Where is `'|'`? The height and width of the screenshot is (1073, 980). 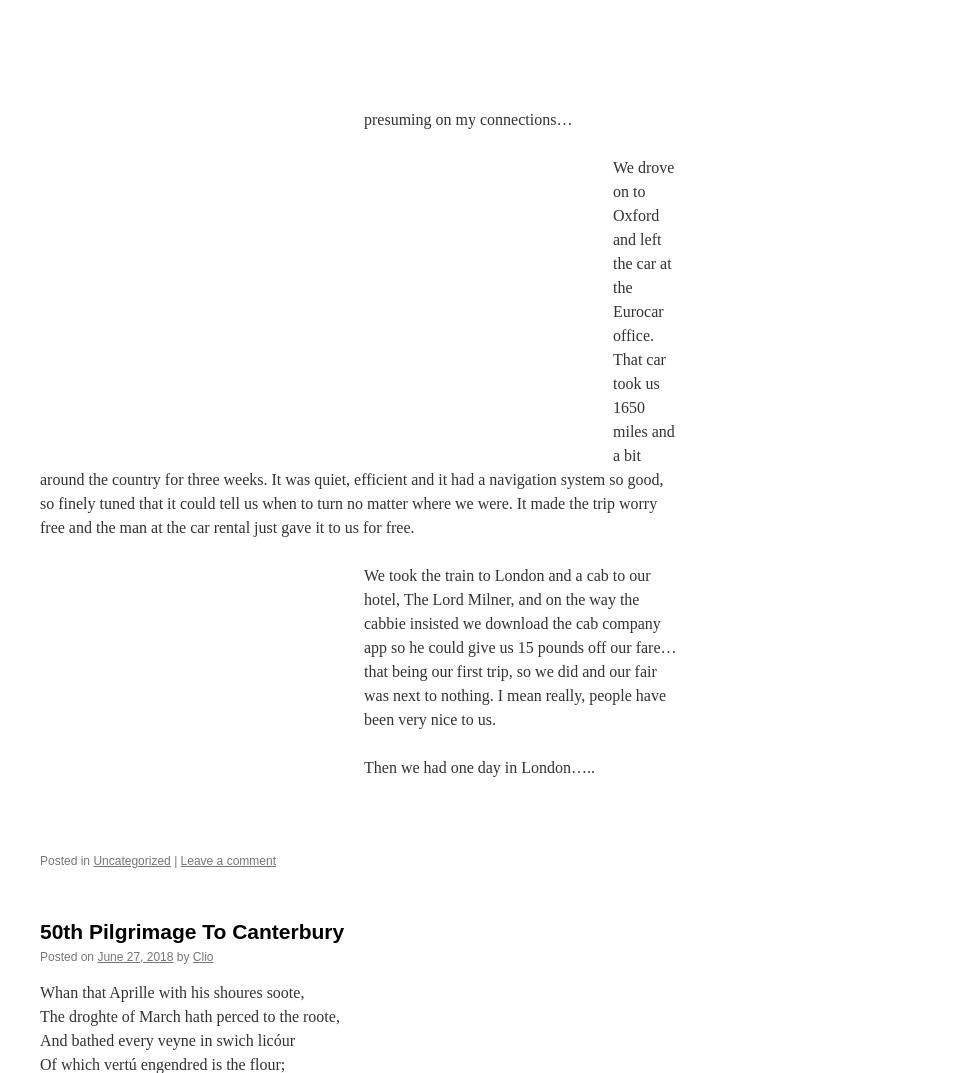 '|' is located at coordinates (175, 859).